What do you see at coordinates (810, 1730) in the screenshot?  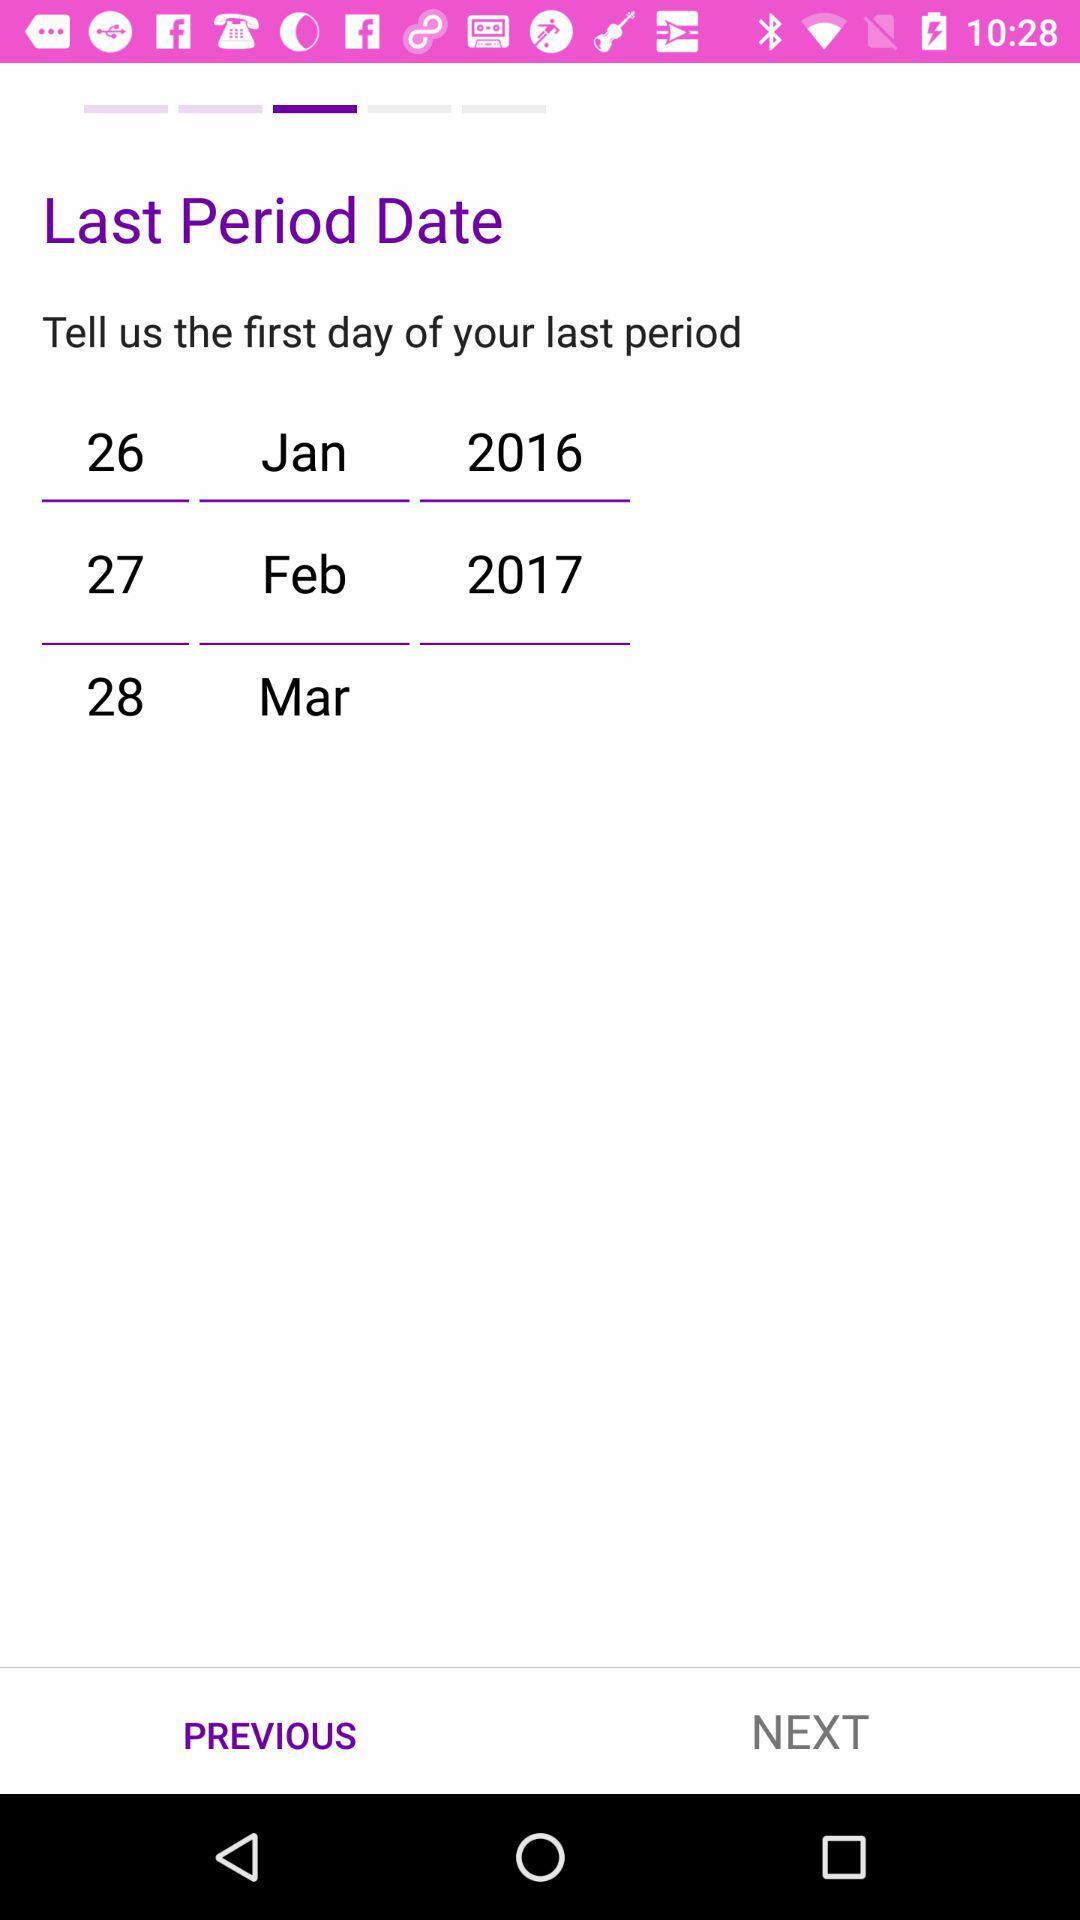 I see `the icon to the right of previous item` at bounding box center [810, 1730].